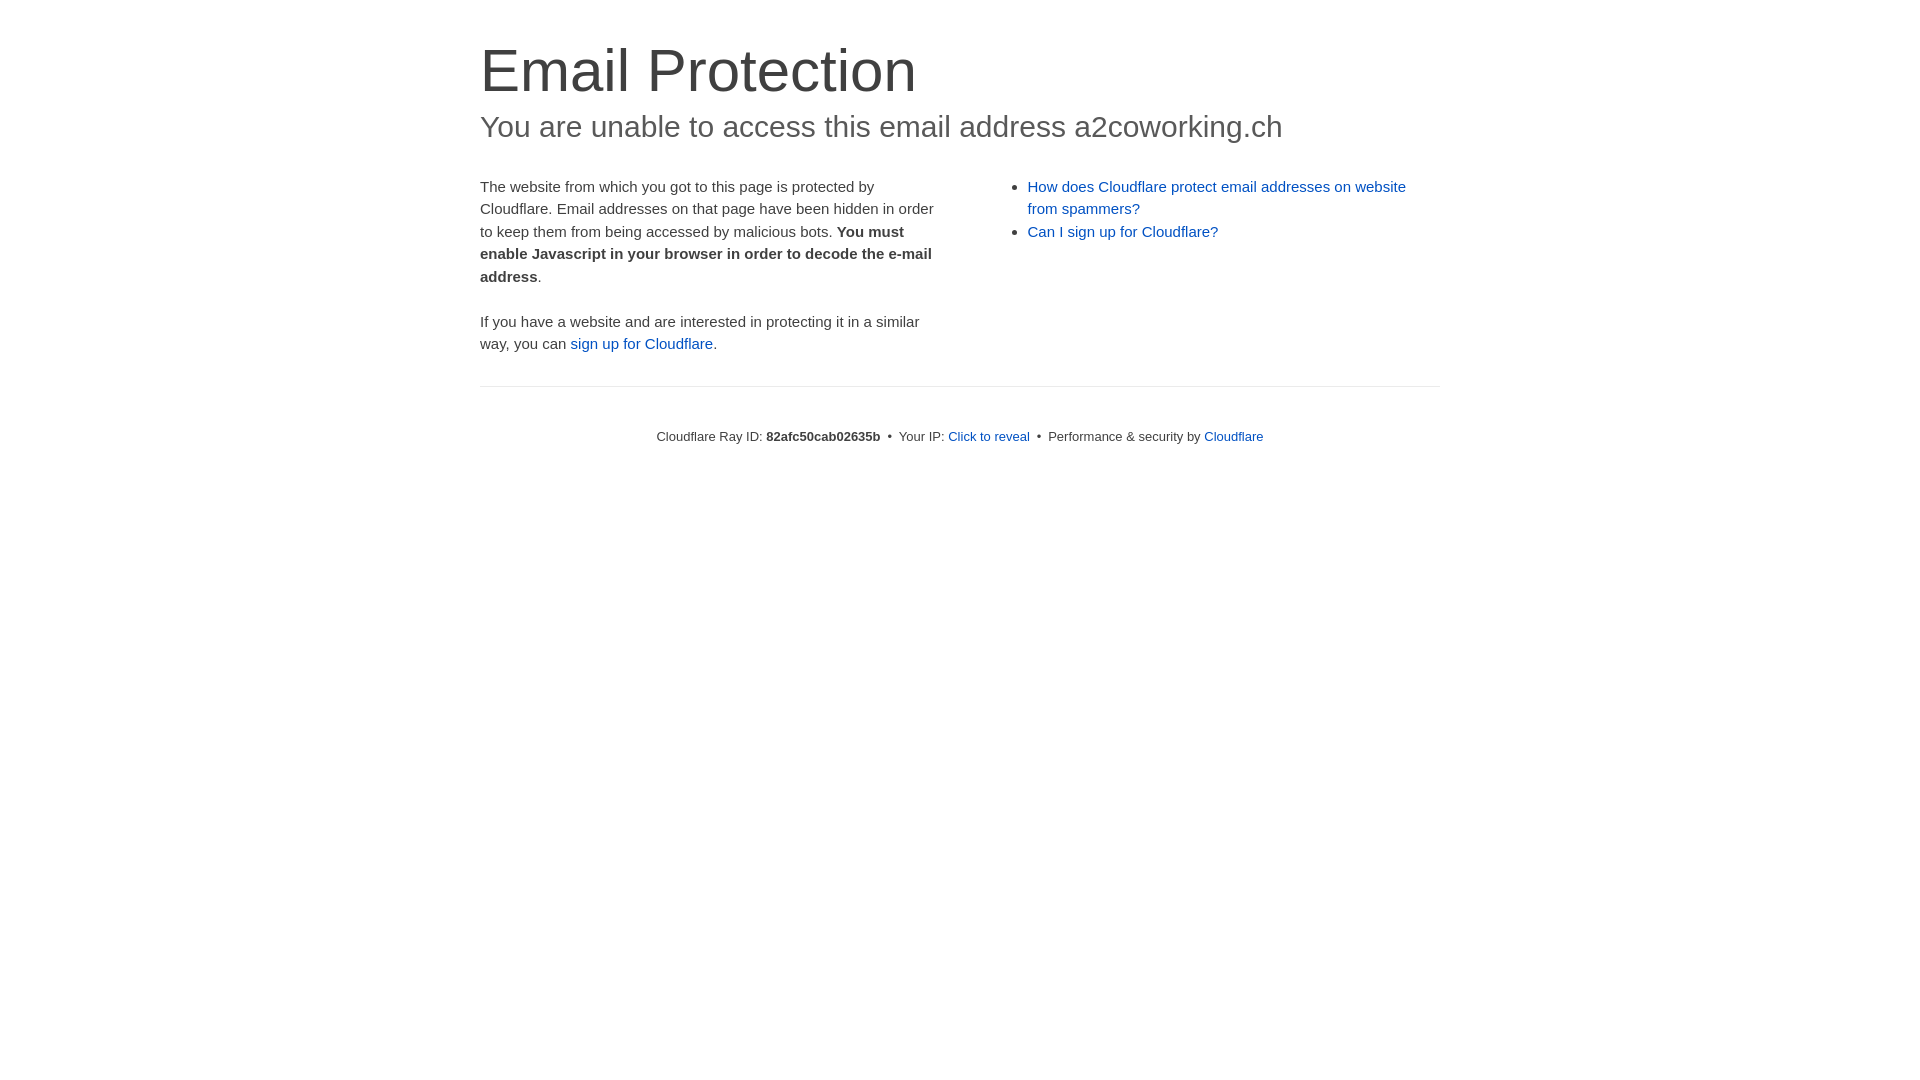 This screenshot has height=1080, width=1920. What do you see at coordinates (570, 342) in the screenshot?
I see `'sign up for Cloudflare'` at bounding box center [570, 342].